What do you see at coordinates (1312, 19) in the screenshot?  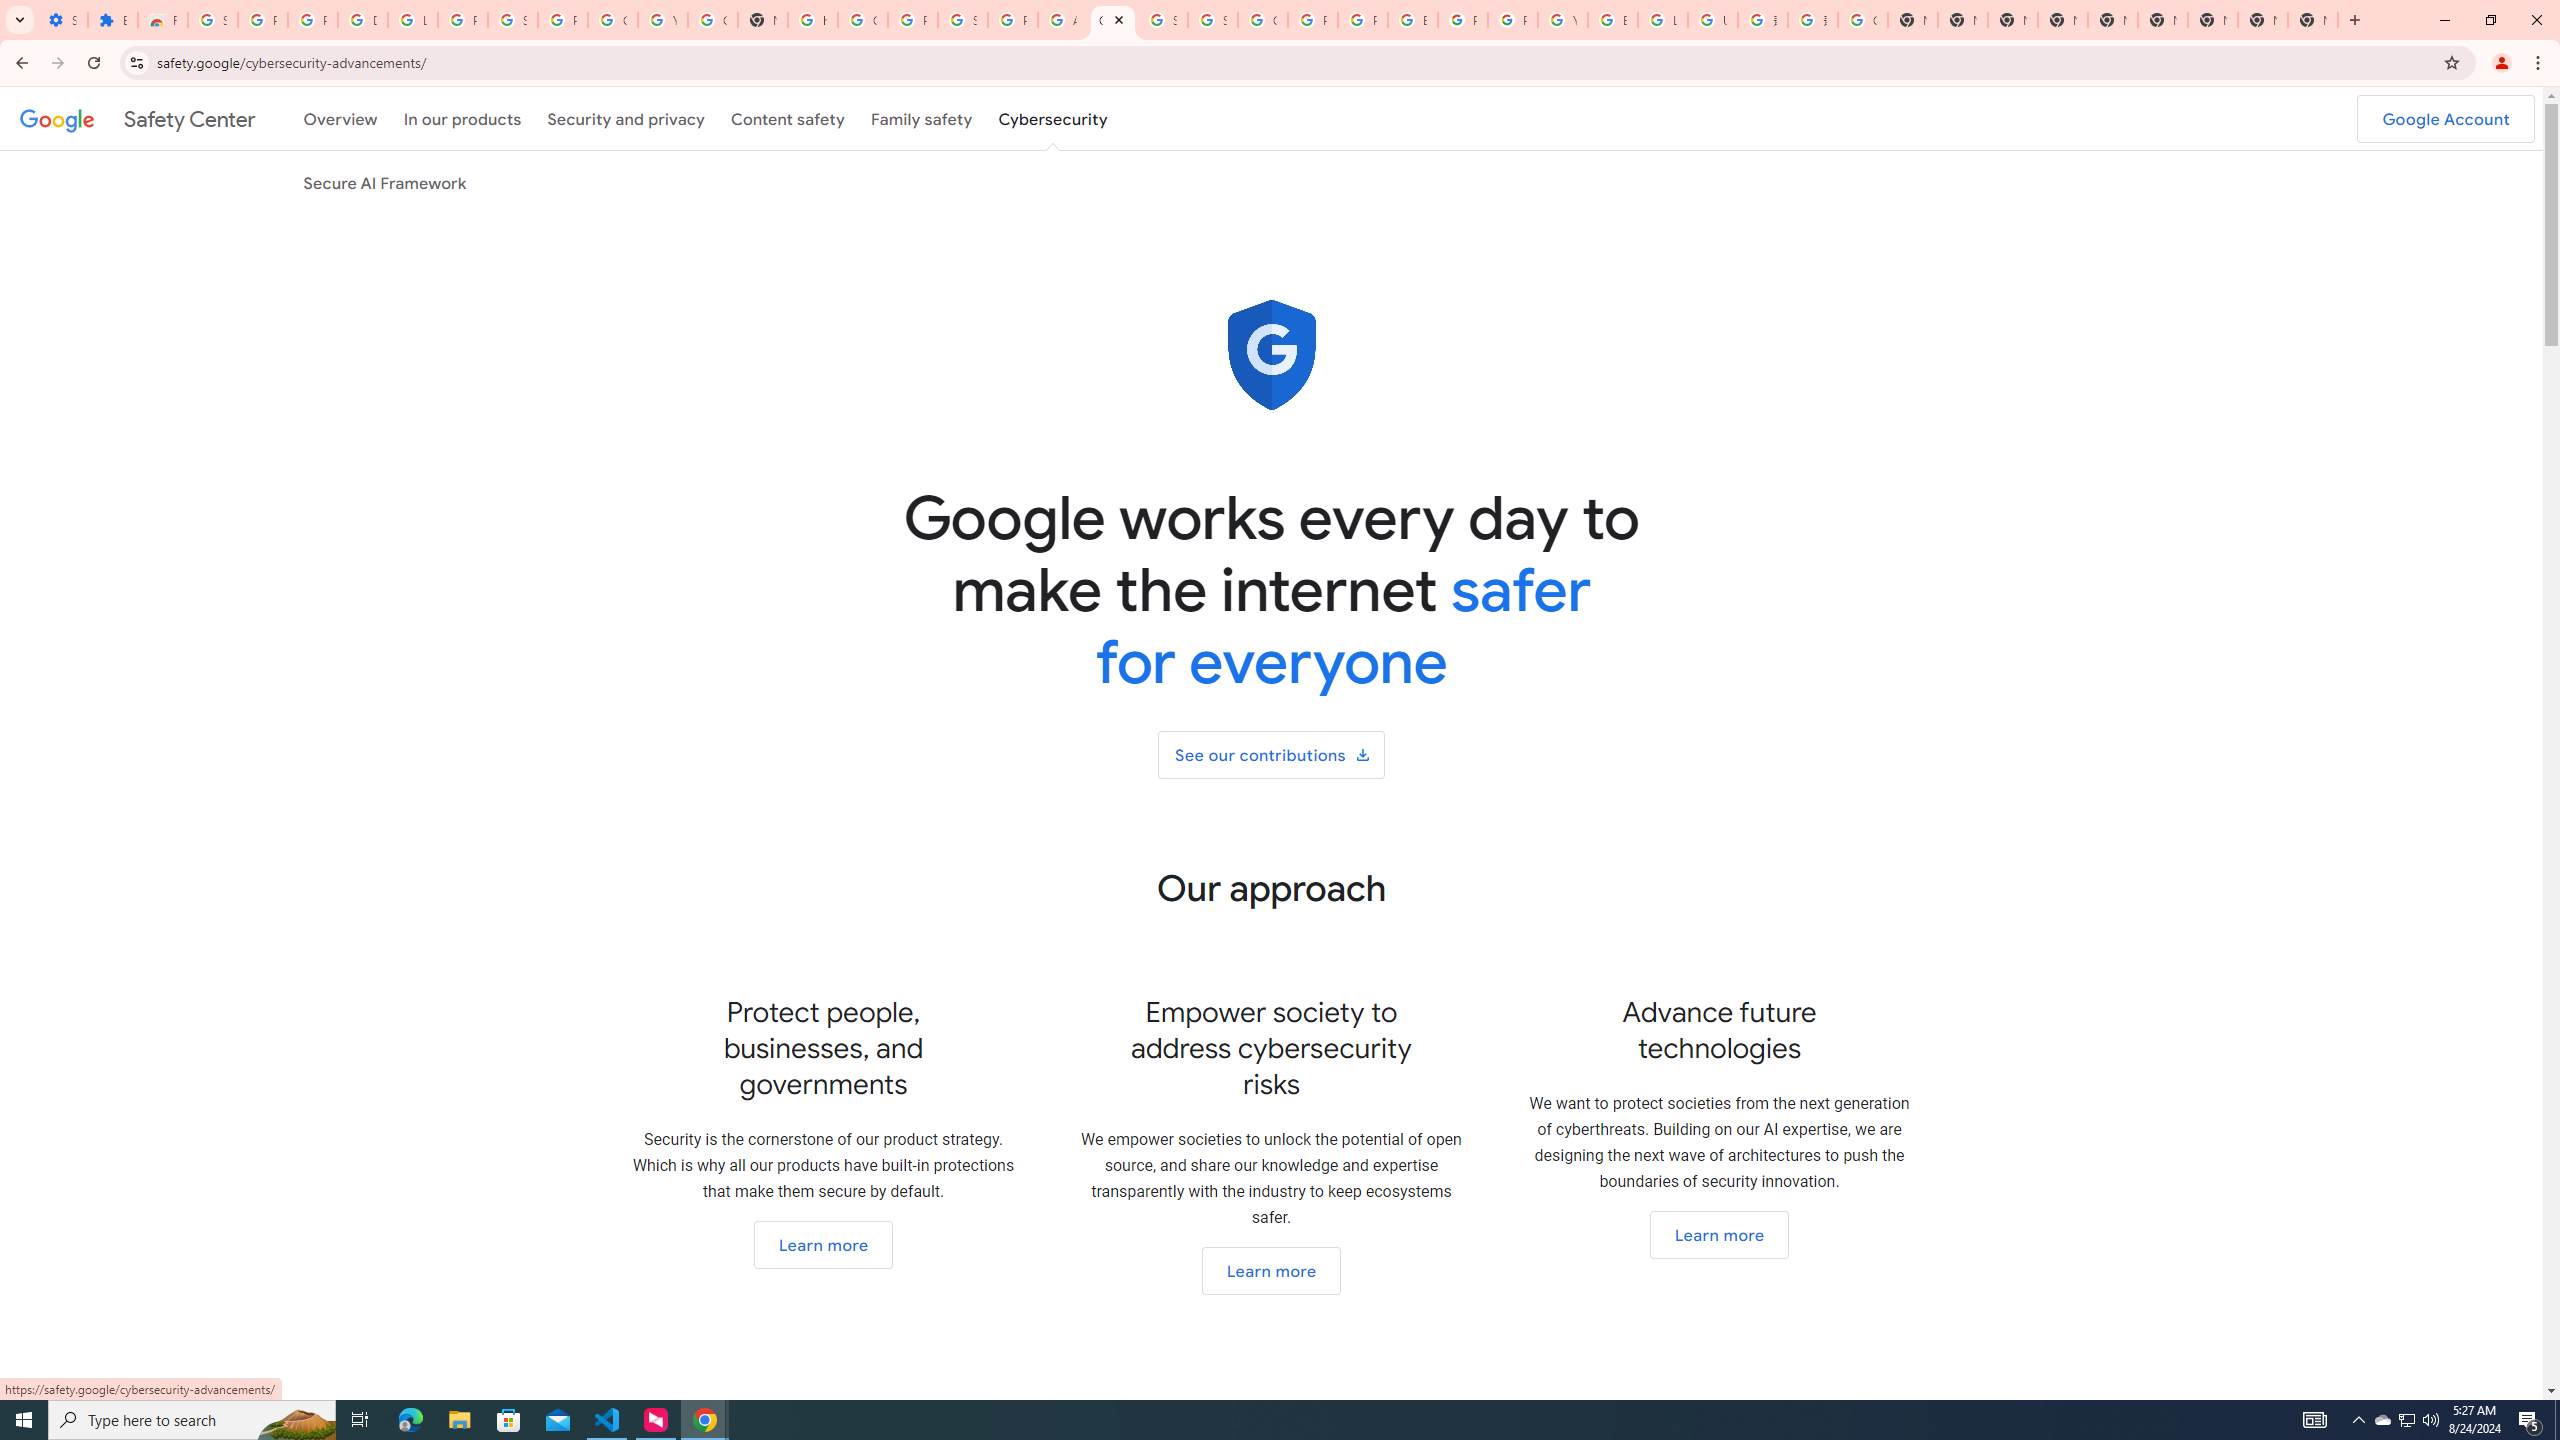 I see `'Privacy Help Center - Policies Help'` at bounding box center [1312, 19].